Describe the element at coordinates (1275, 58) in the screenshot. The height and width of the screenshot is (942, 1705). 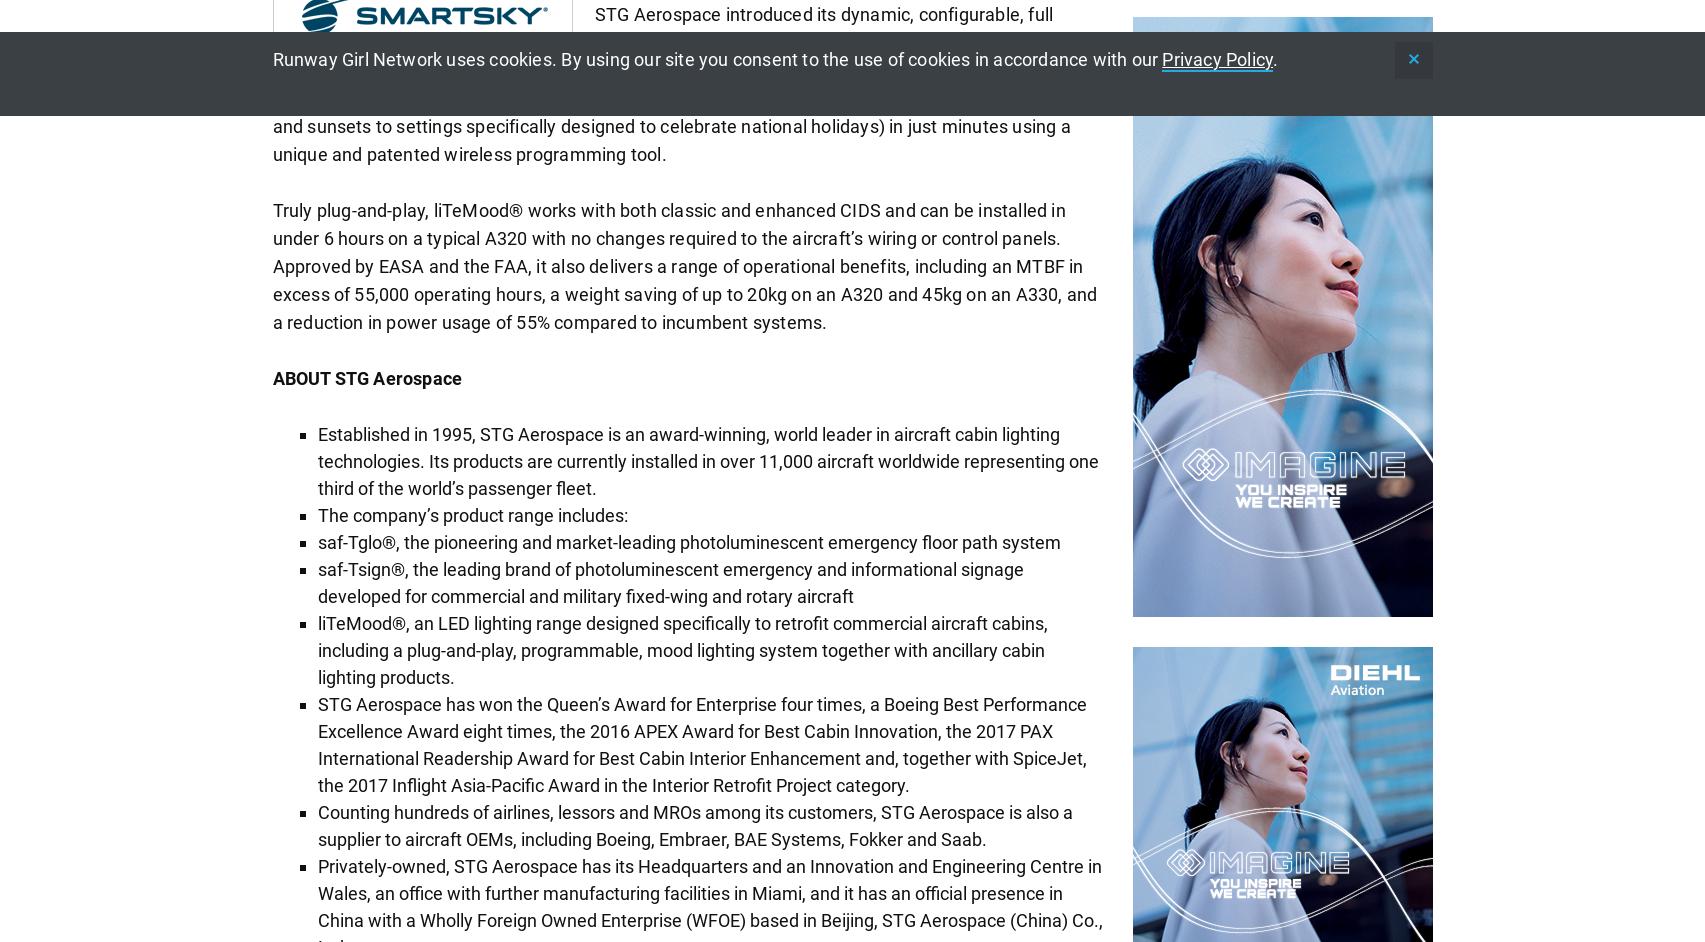
I see `'.'` at that location.